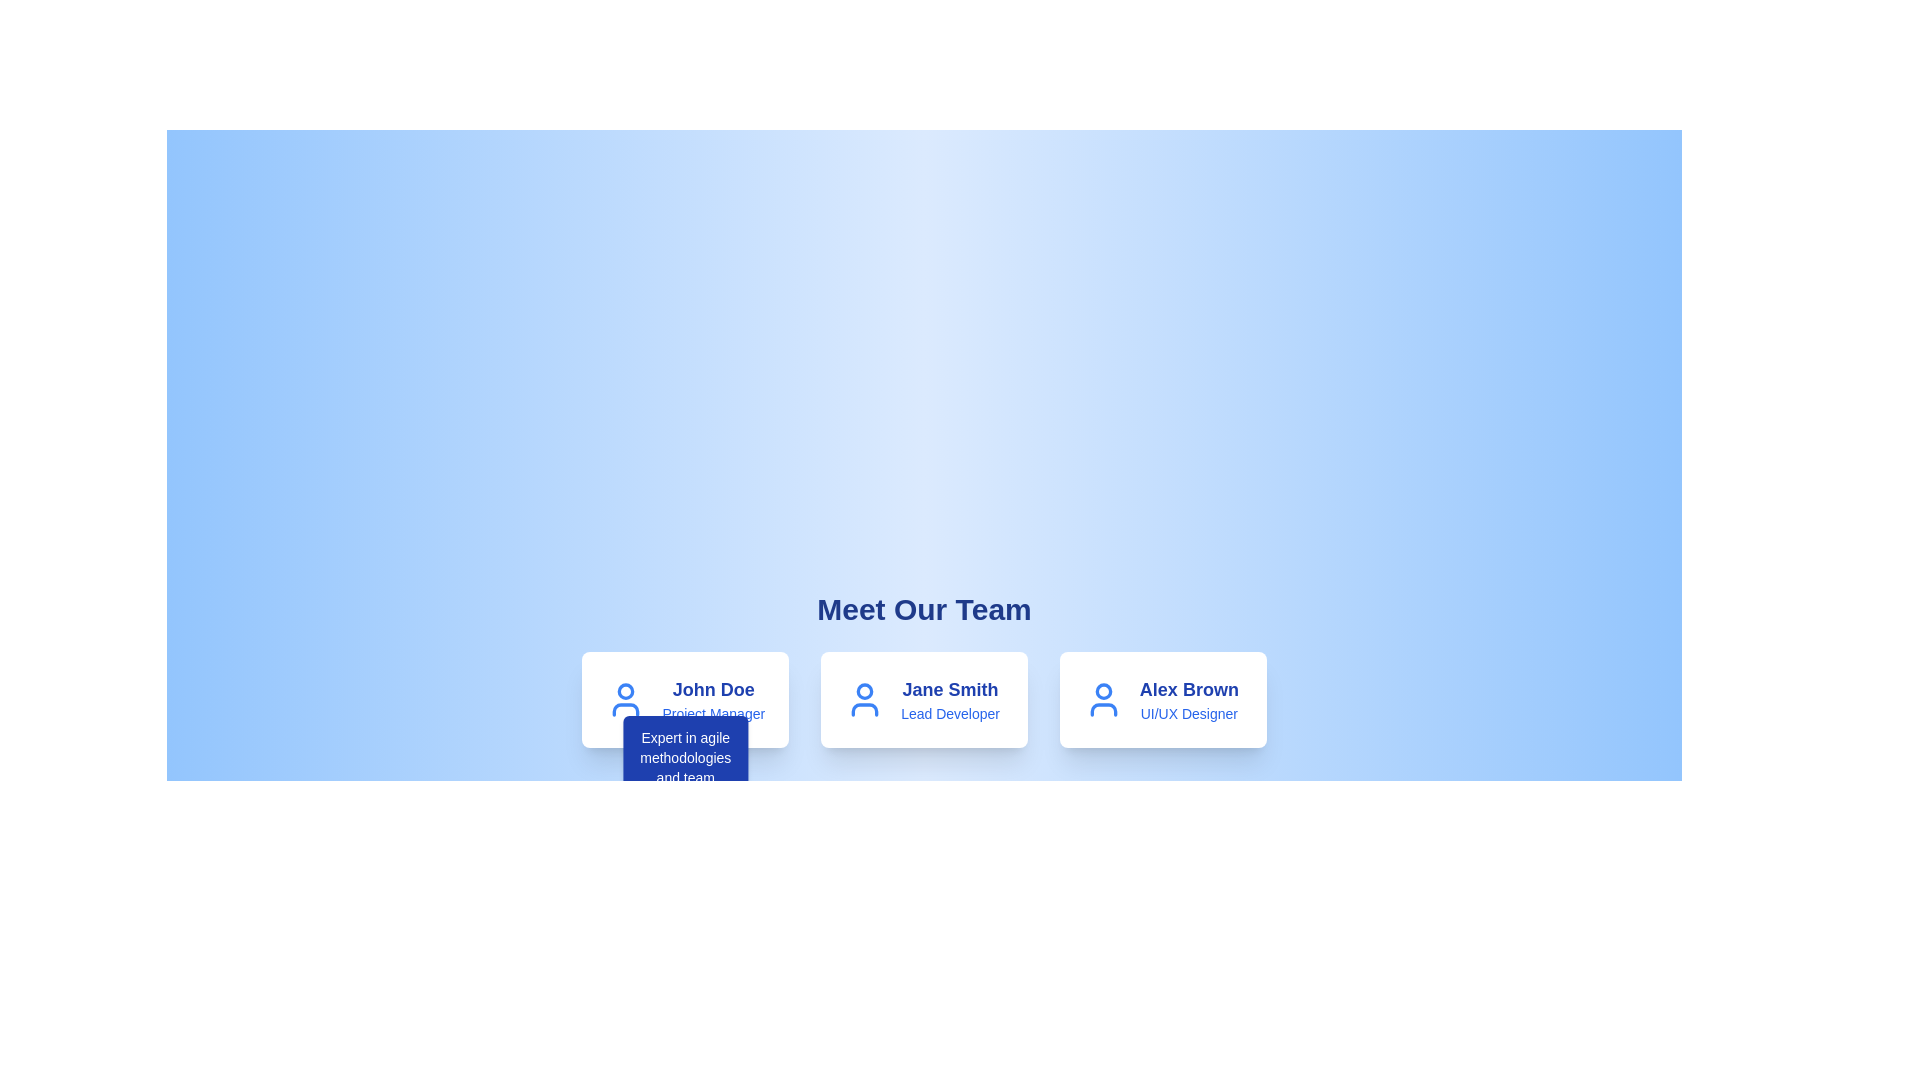  I want to click on text label that describes the job title or position of 'John Doe', which is located beneath his name in the team member card, so click(713, 712).